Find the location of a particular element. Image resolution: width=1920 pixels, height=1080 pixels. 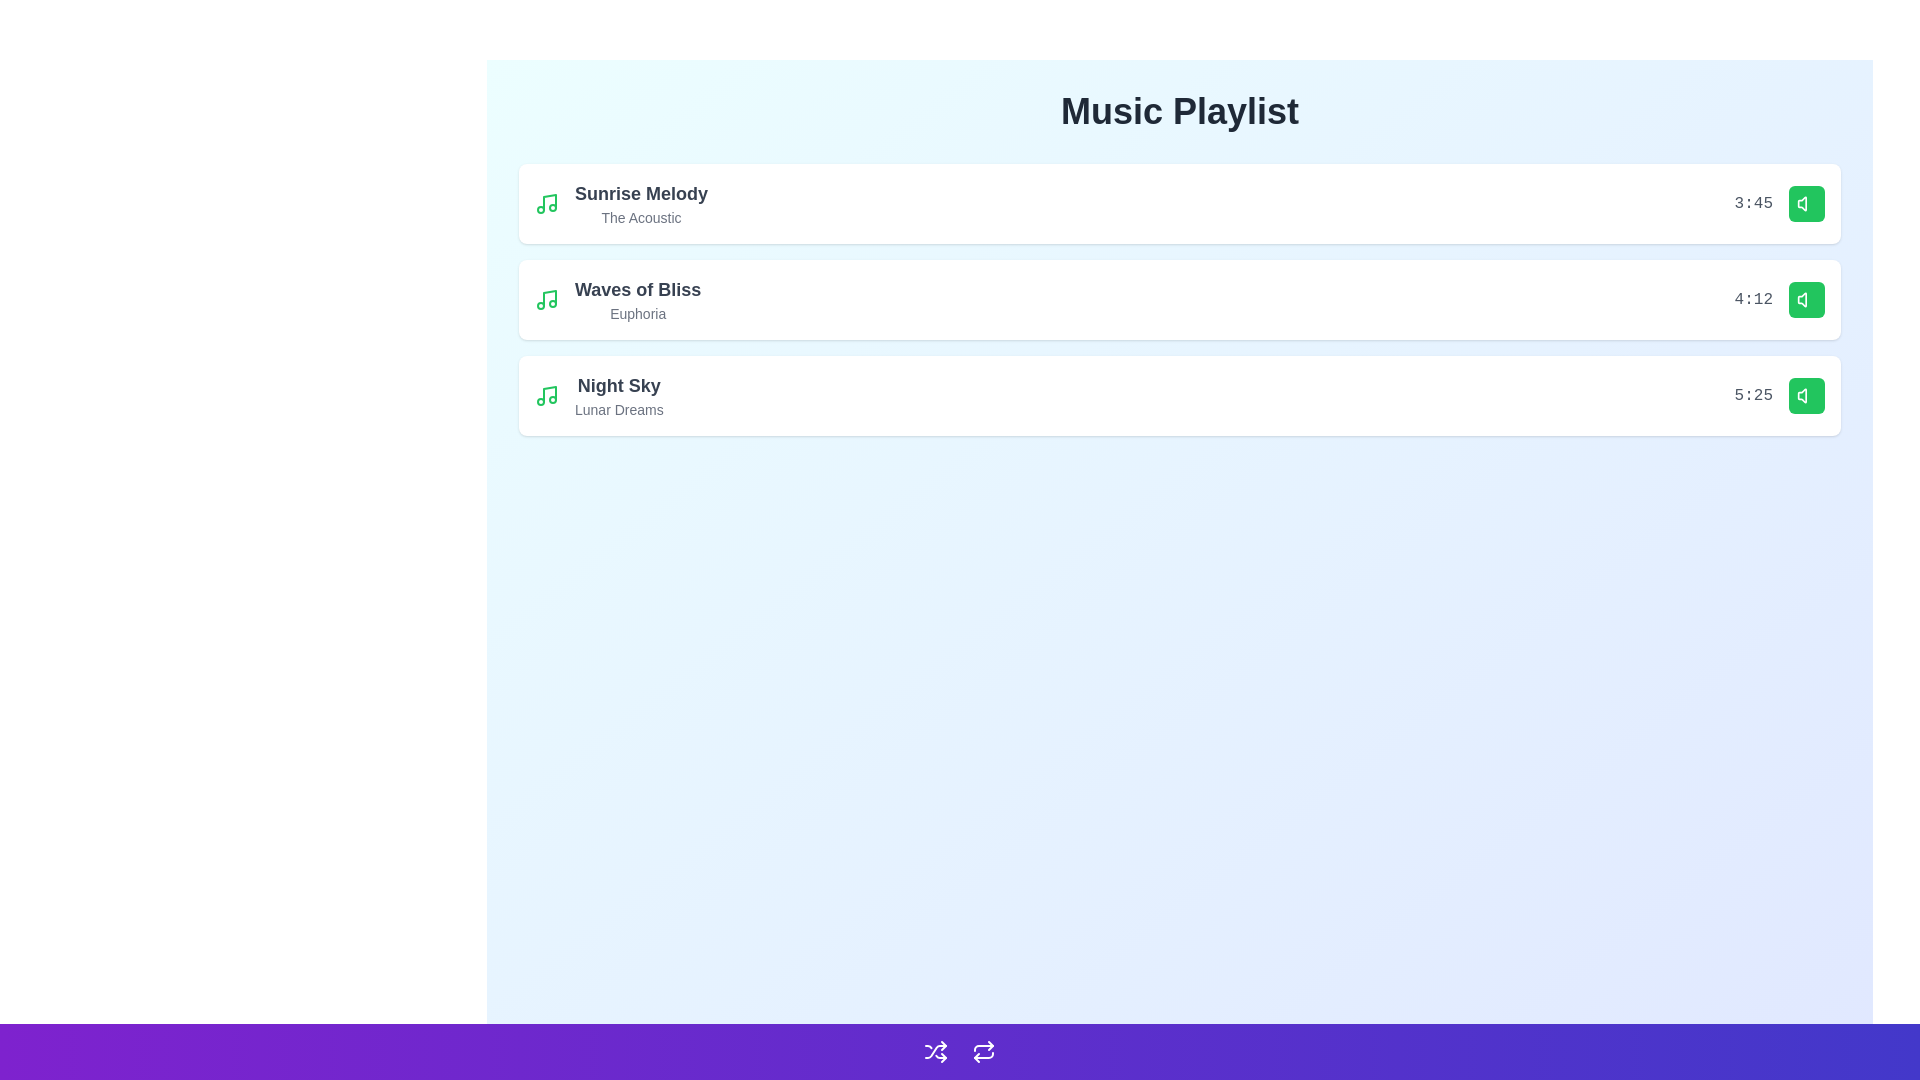

the text label that indicates the duration of a playlist item, located in the second row of the playlist, aligned to the right side beside the green volume button is located at coordinates (1752, 300).